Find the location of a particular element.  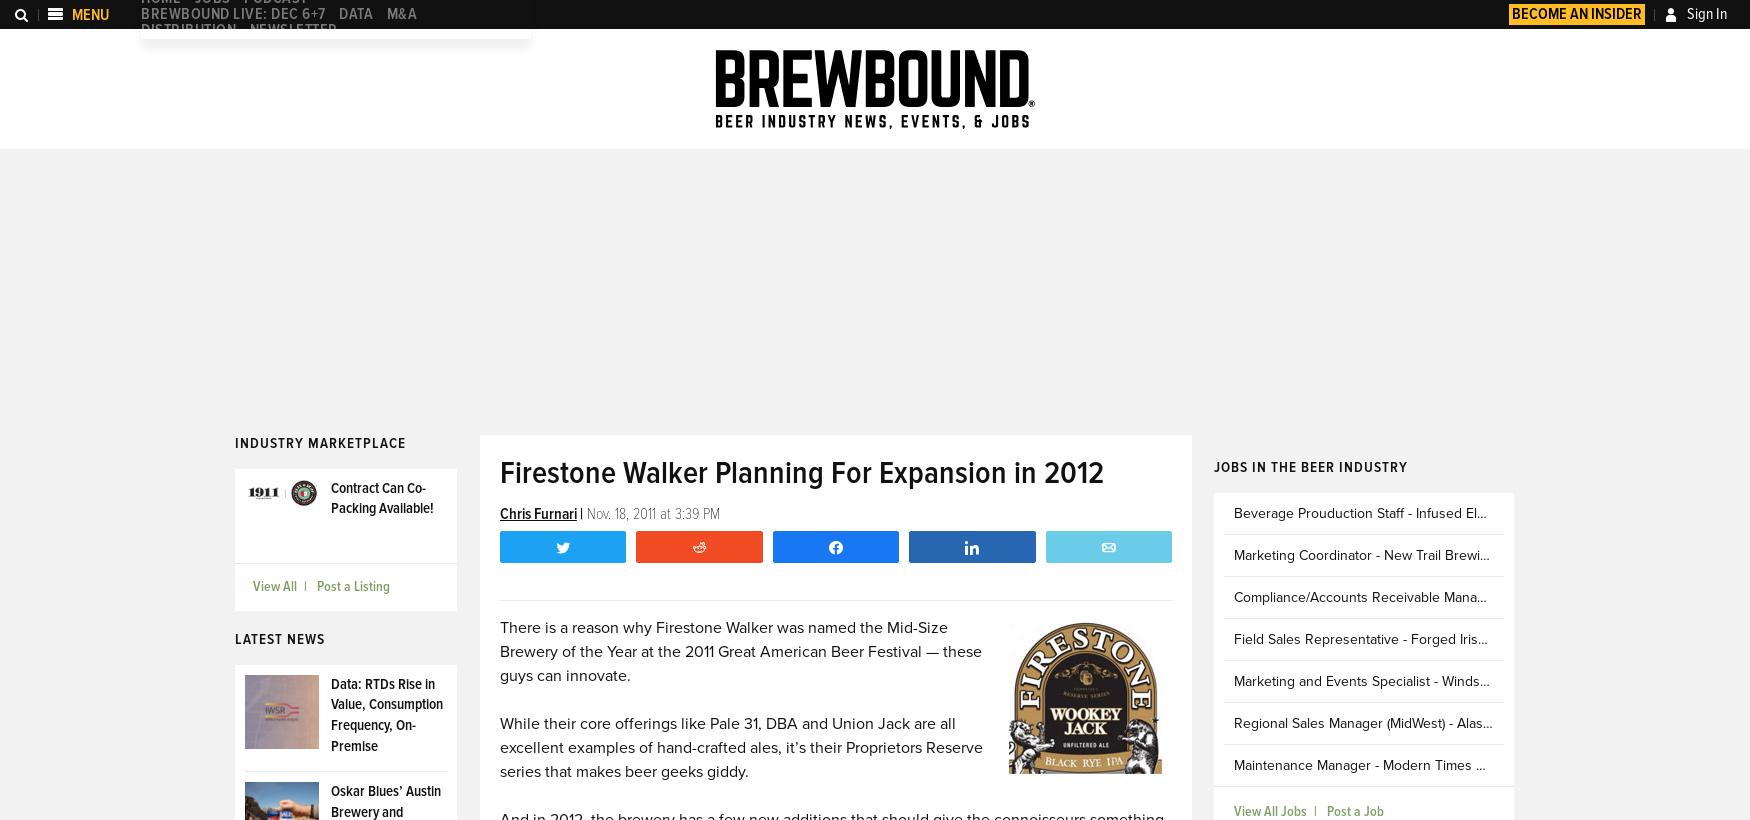

'Regional Sales Manager (MidWest) - Alaskan Brewing Co.' is located at coordinates (1407, 721).